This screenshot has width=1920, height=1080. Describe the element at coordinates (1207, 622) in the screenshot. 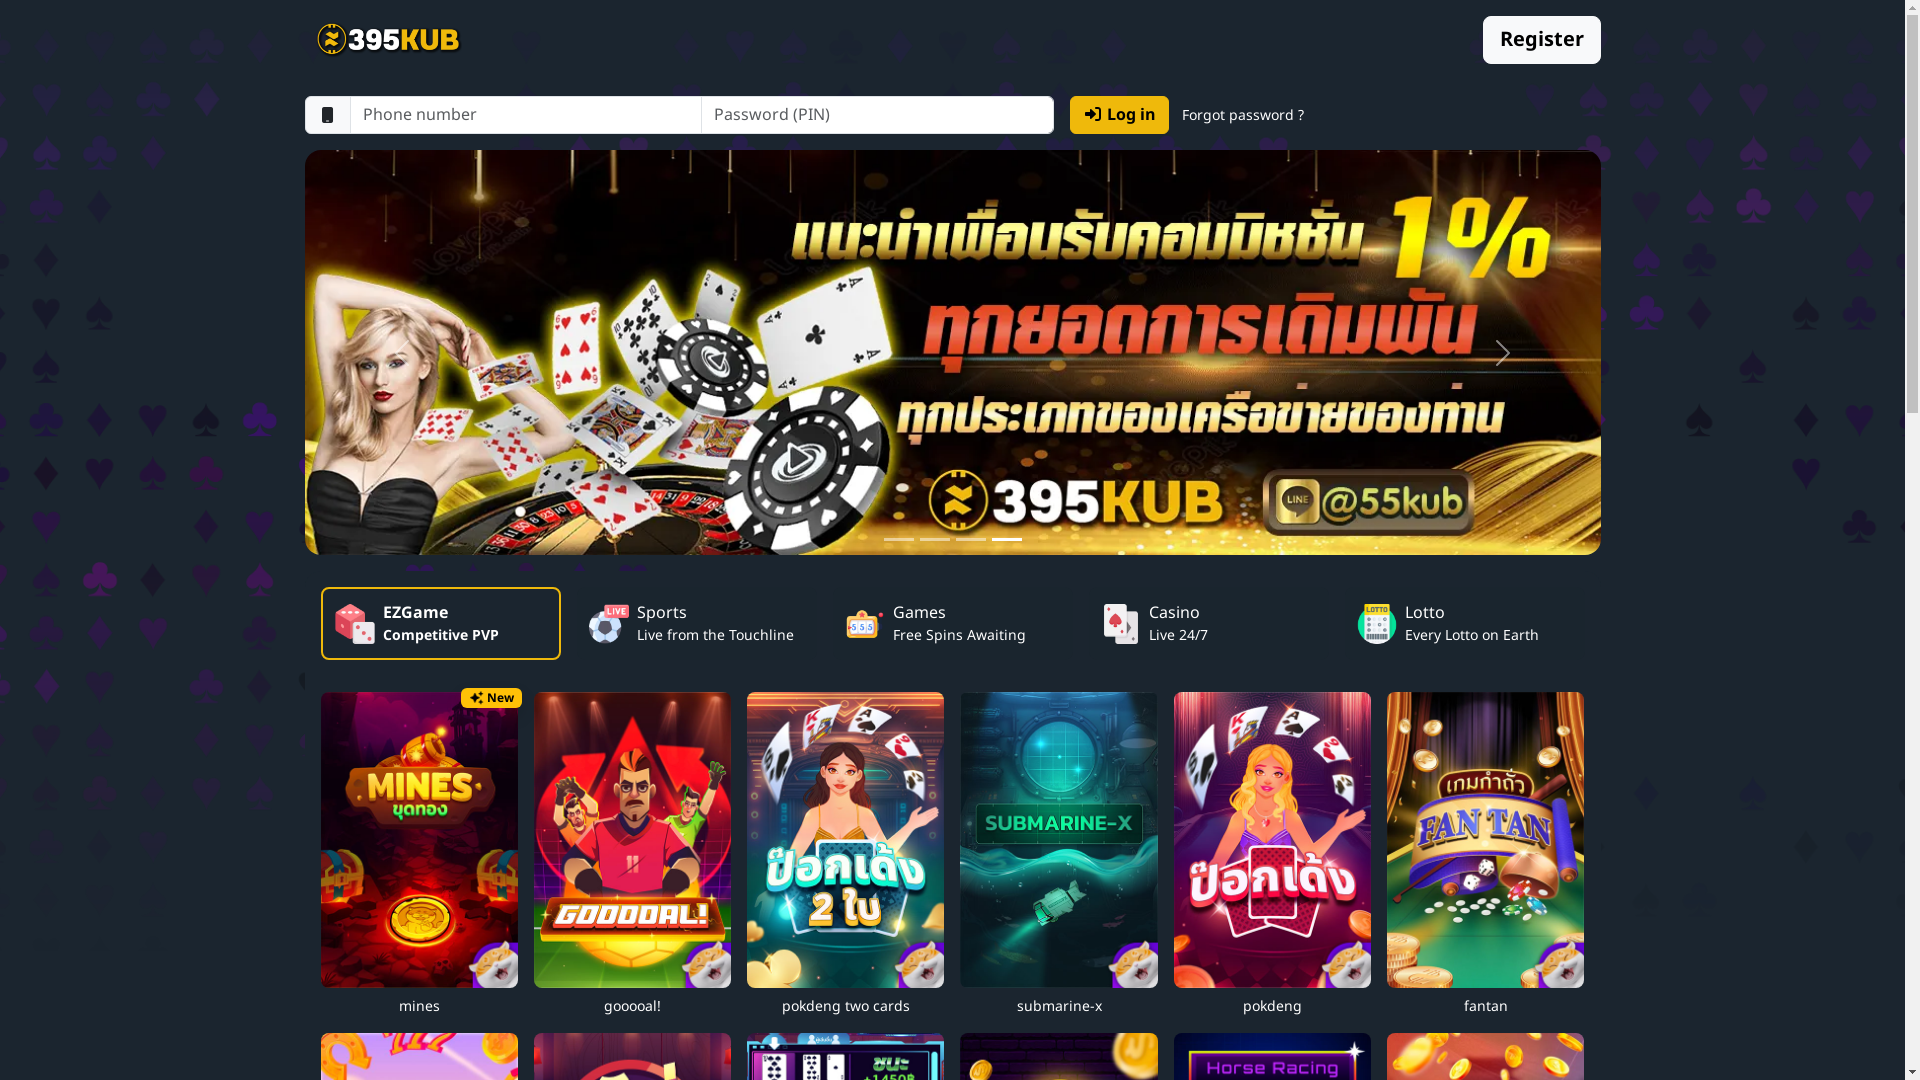

I see `'Casino` at that location.